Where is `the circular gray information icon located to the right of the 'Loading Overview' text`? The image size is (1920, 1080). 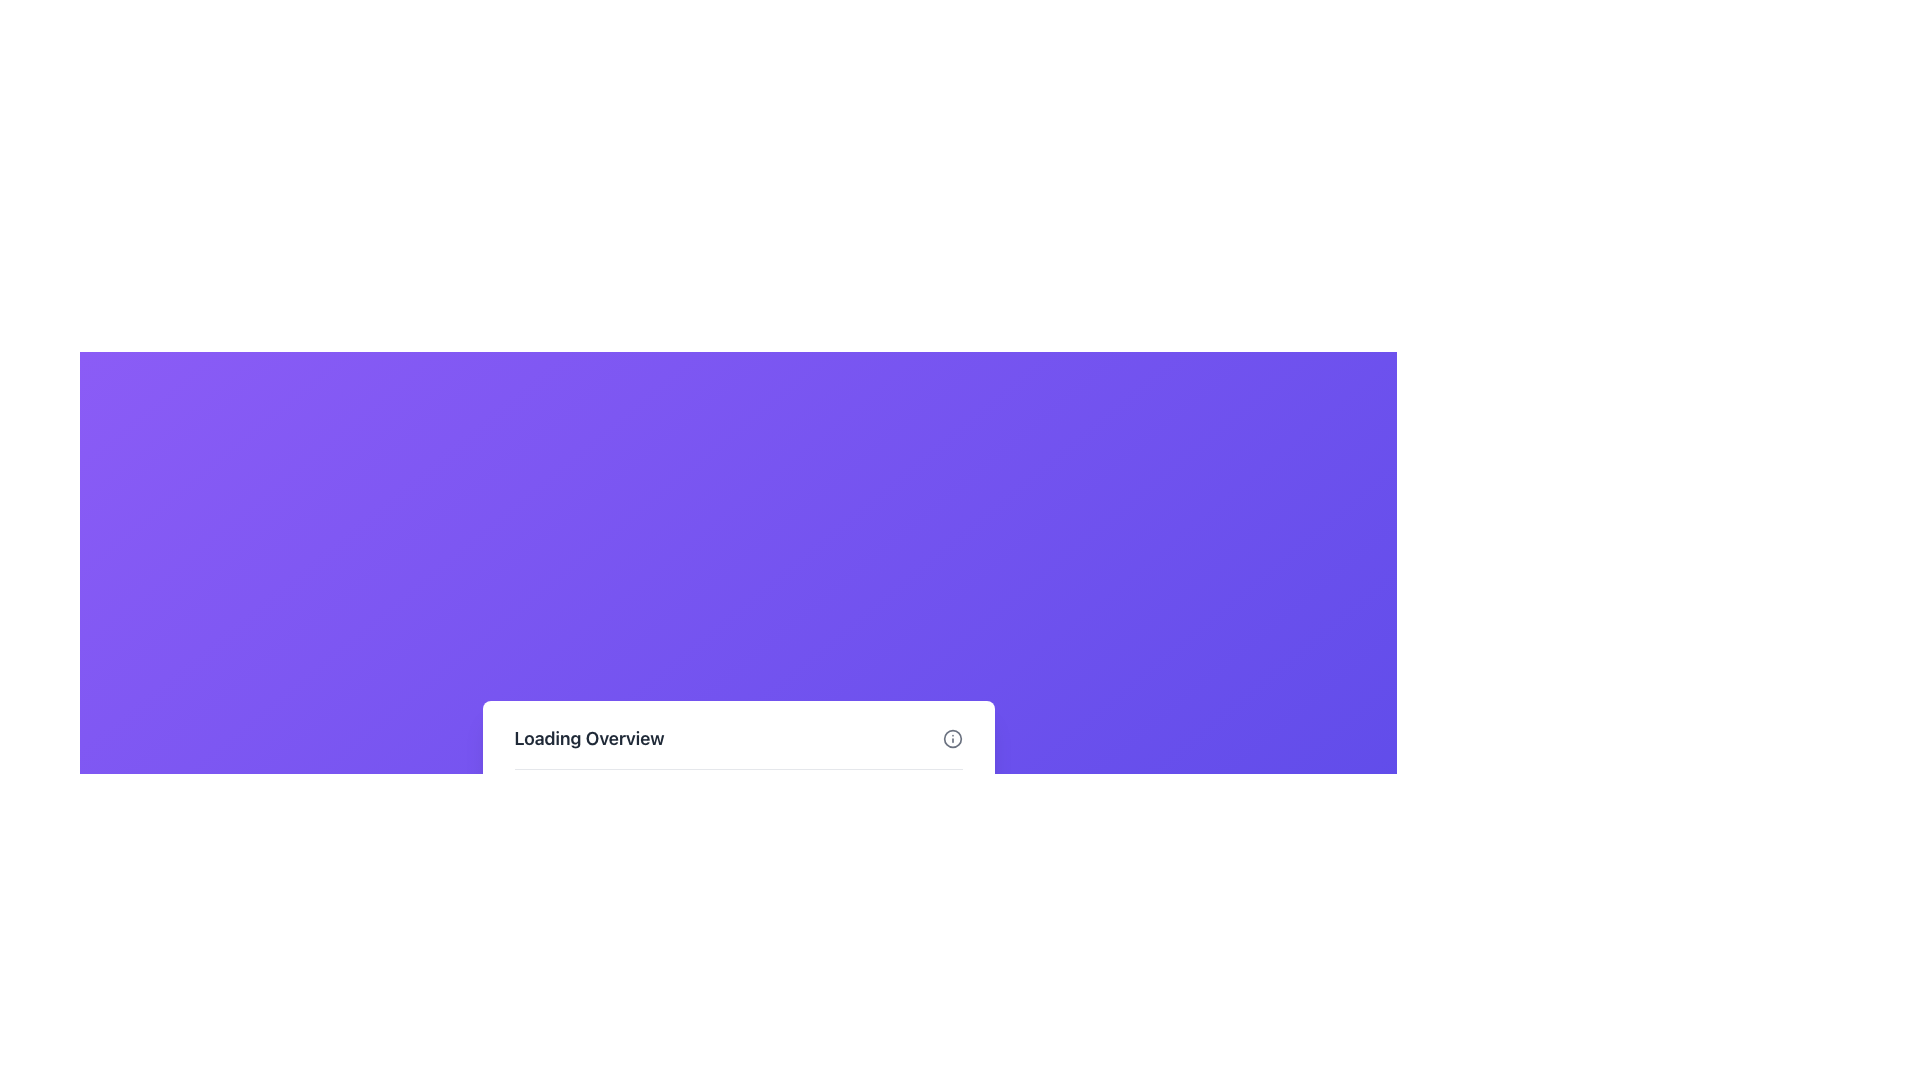 the circular gray information icon located to the right of the 'Loading Overview' text is located at coordinates (951, 739).